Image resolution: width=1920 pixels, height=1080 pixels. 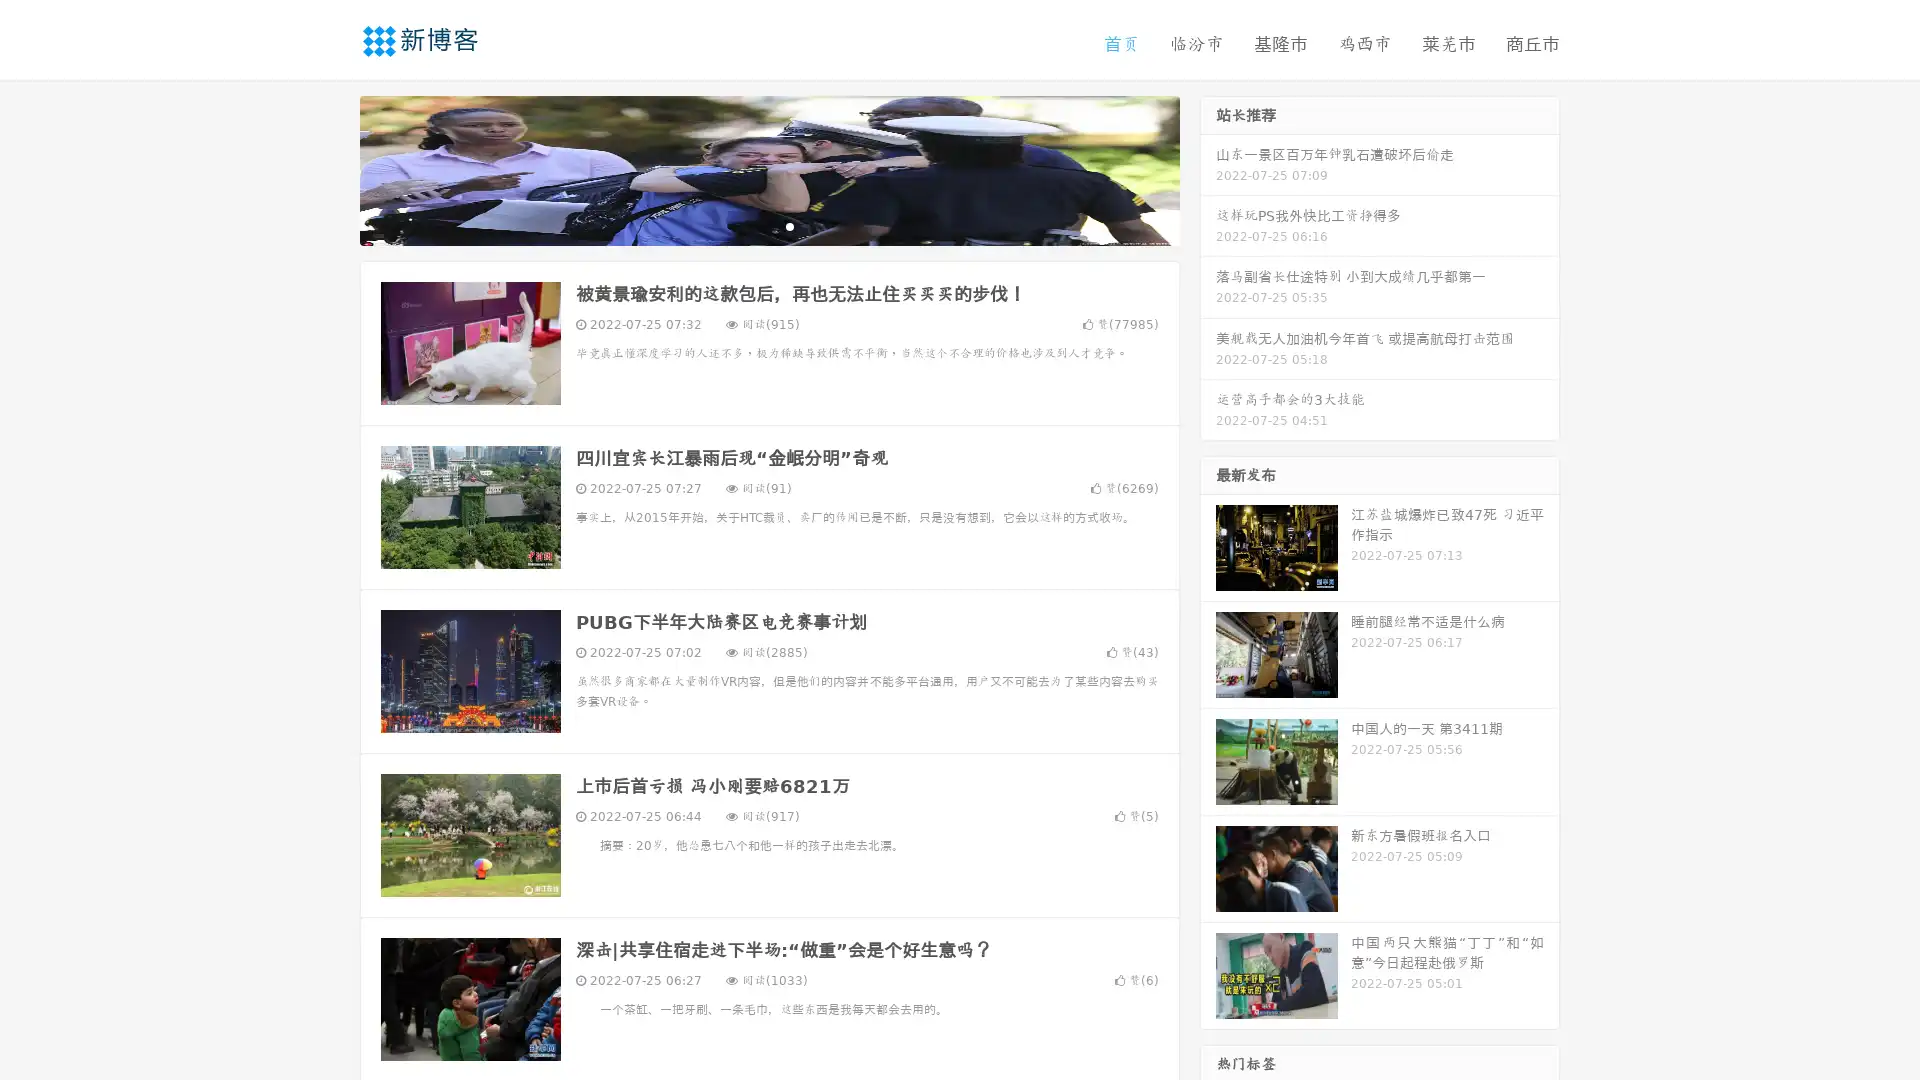 What do you see at coordinates (789, 225) in the screenshot?
I see `Go to slide 3` at bounding box center [789, 225].